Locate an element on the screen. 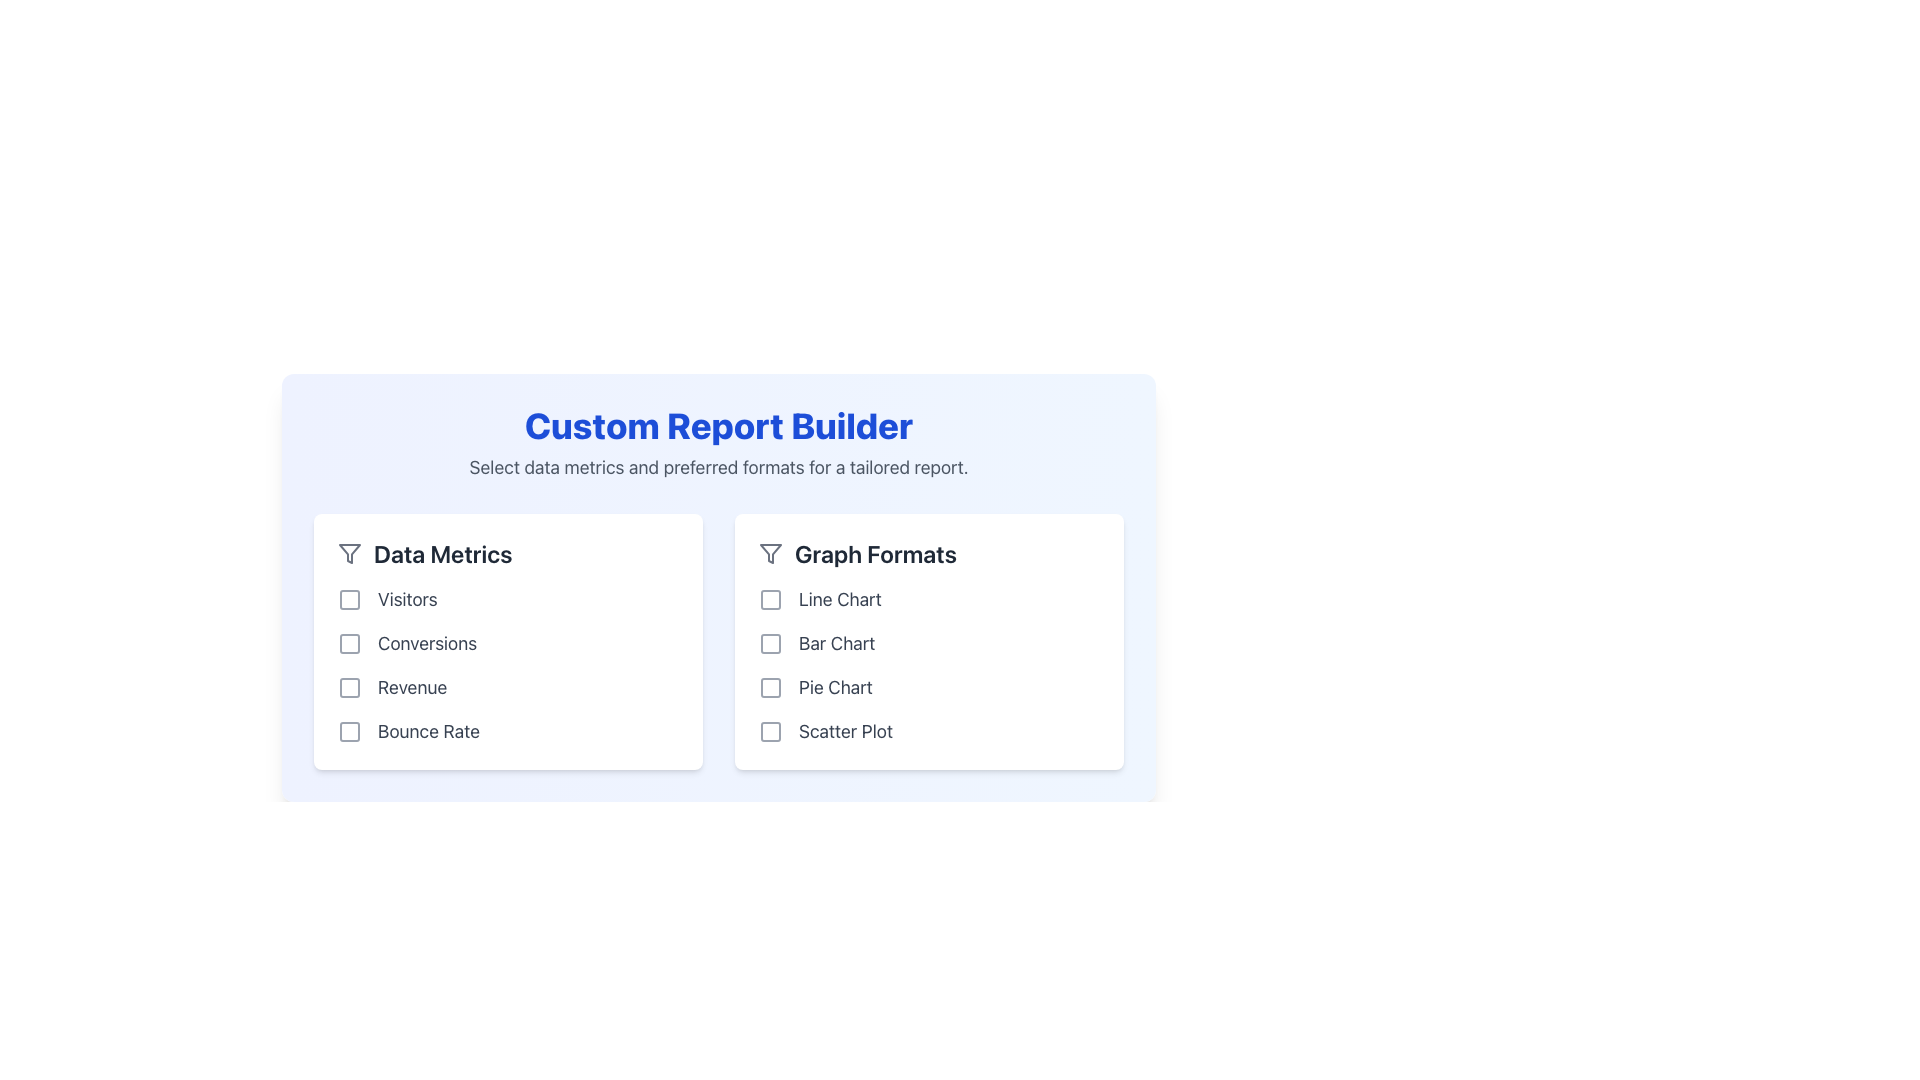 This screenshot has height=1080, width=1920. the filtering options icon in the 'Graph Formats' section of the custom report builder interface, located towards the left-hand side is located at coordinates (350, 554).